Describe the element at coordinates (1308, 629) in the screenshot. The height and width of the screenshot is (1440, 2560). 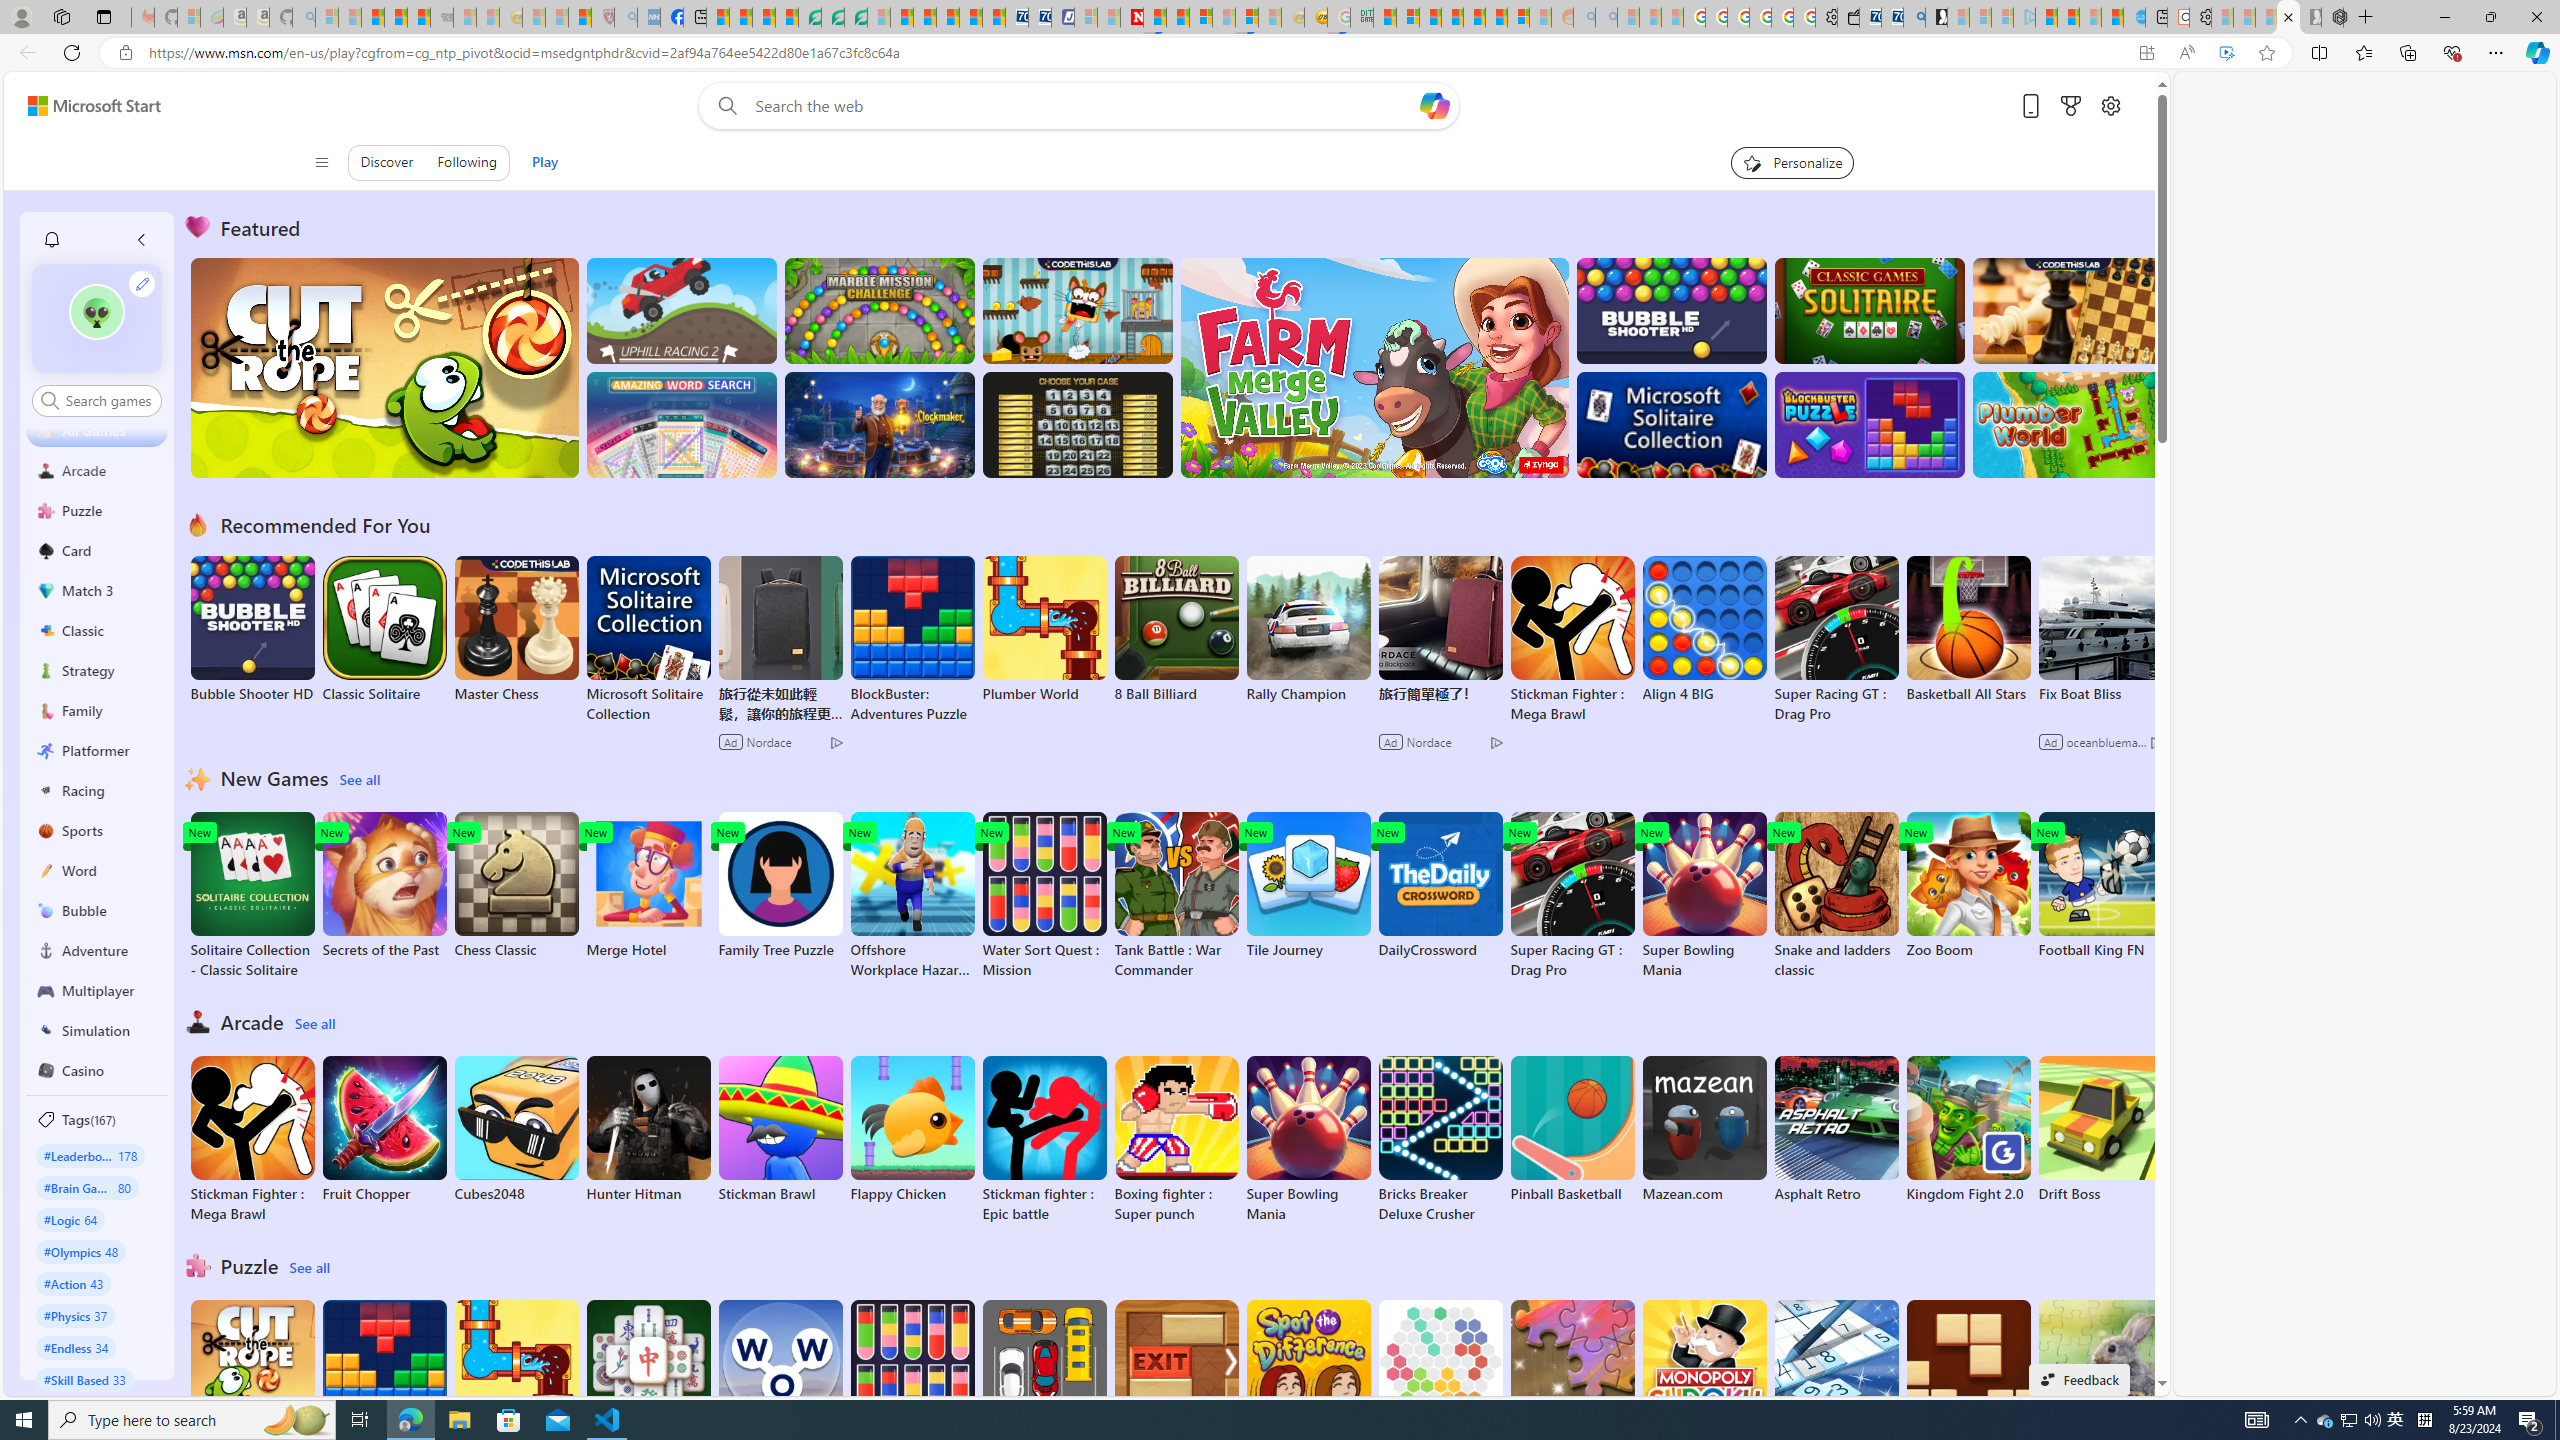
I see `'Rally Champion'` at that location.